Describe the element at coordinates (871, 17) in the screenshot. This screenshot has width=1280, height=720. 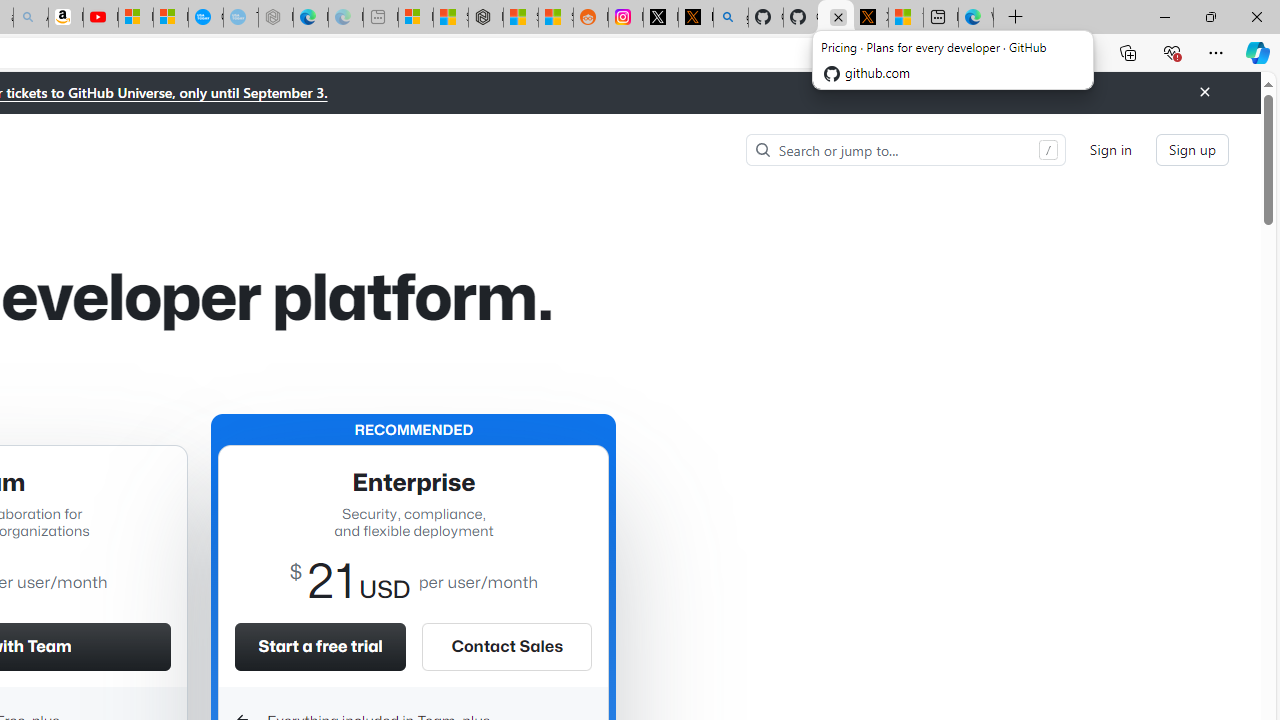
I see `'X Privacy Policy'` at that location.